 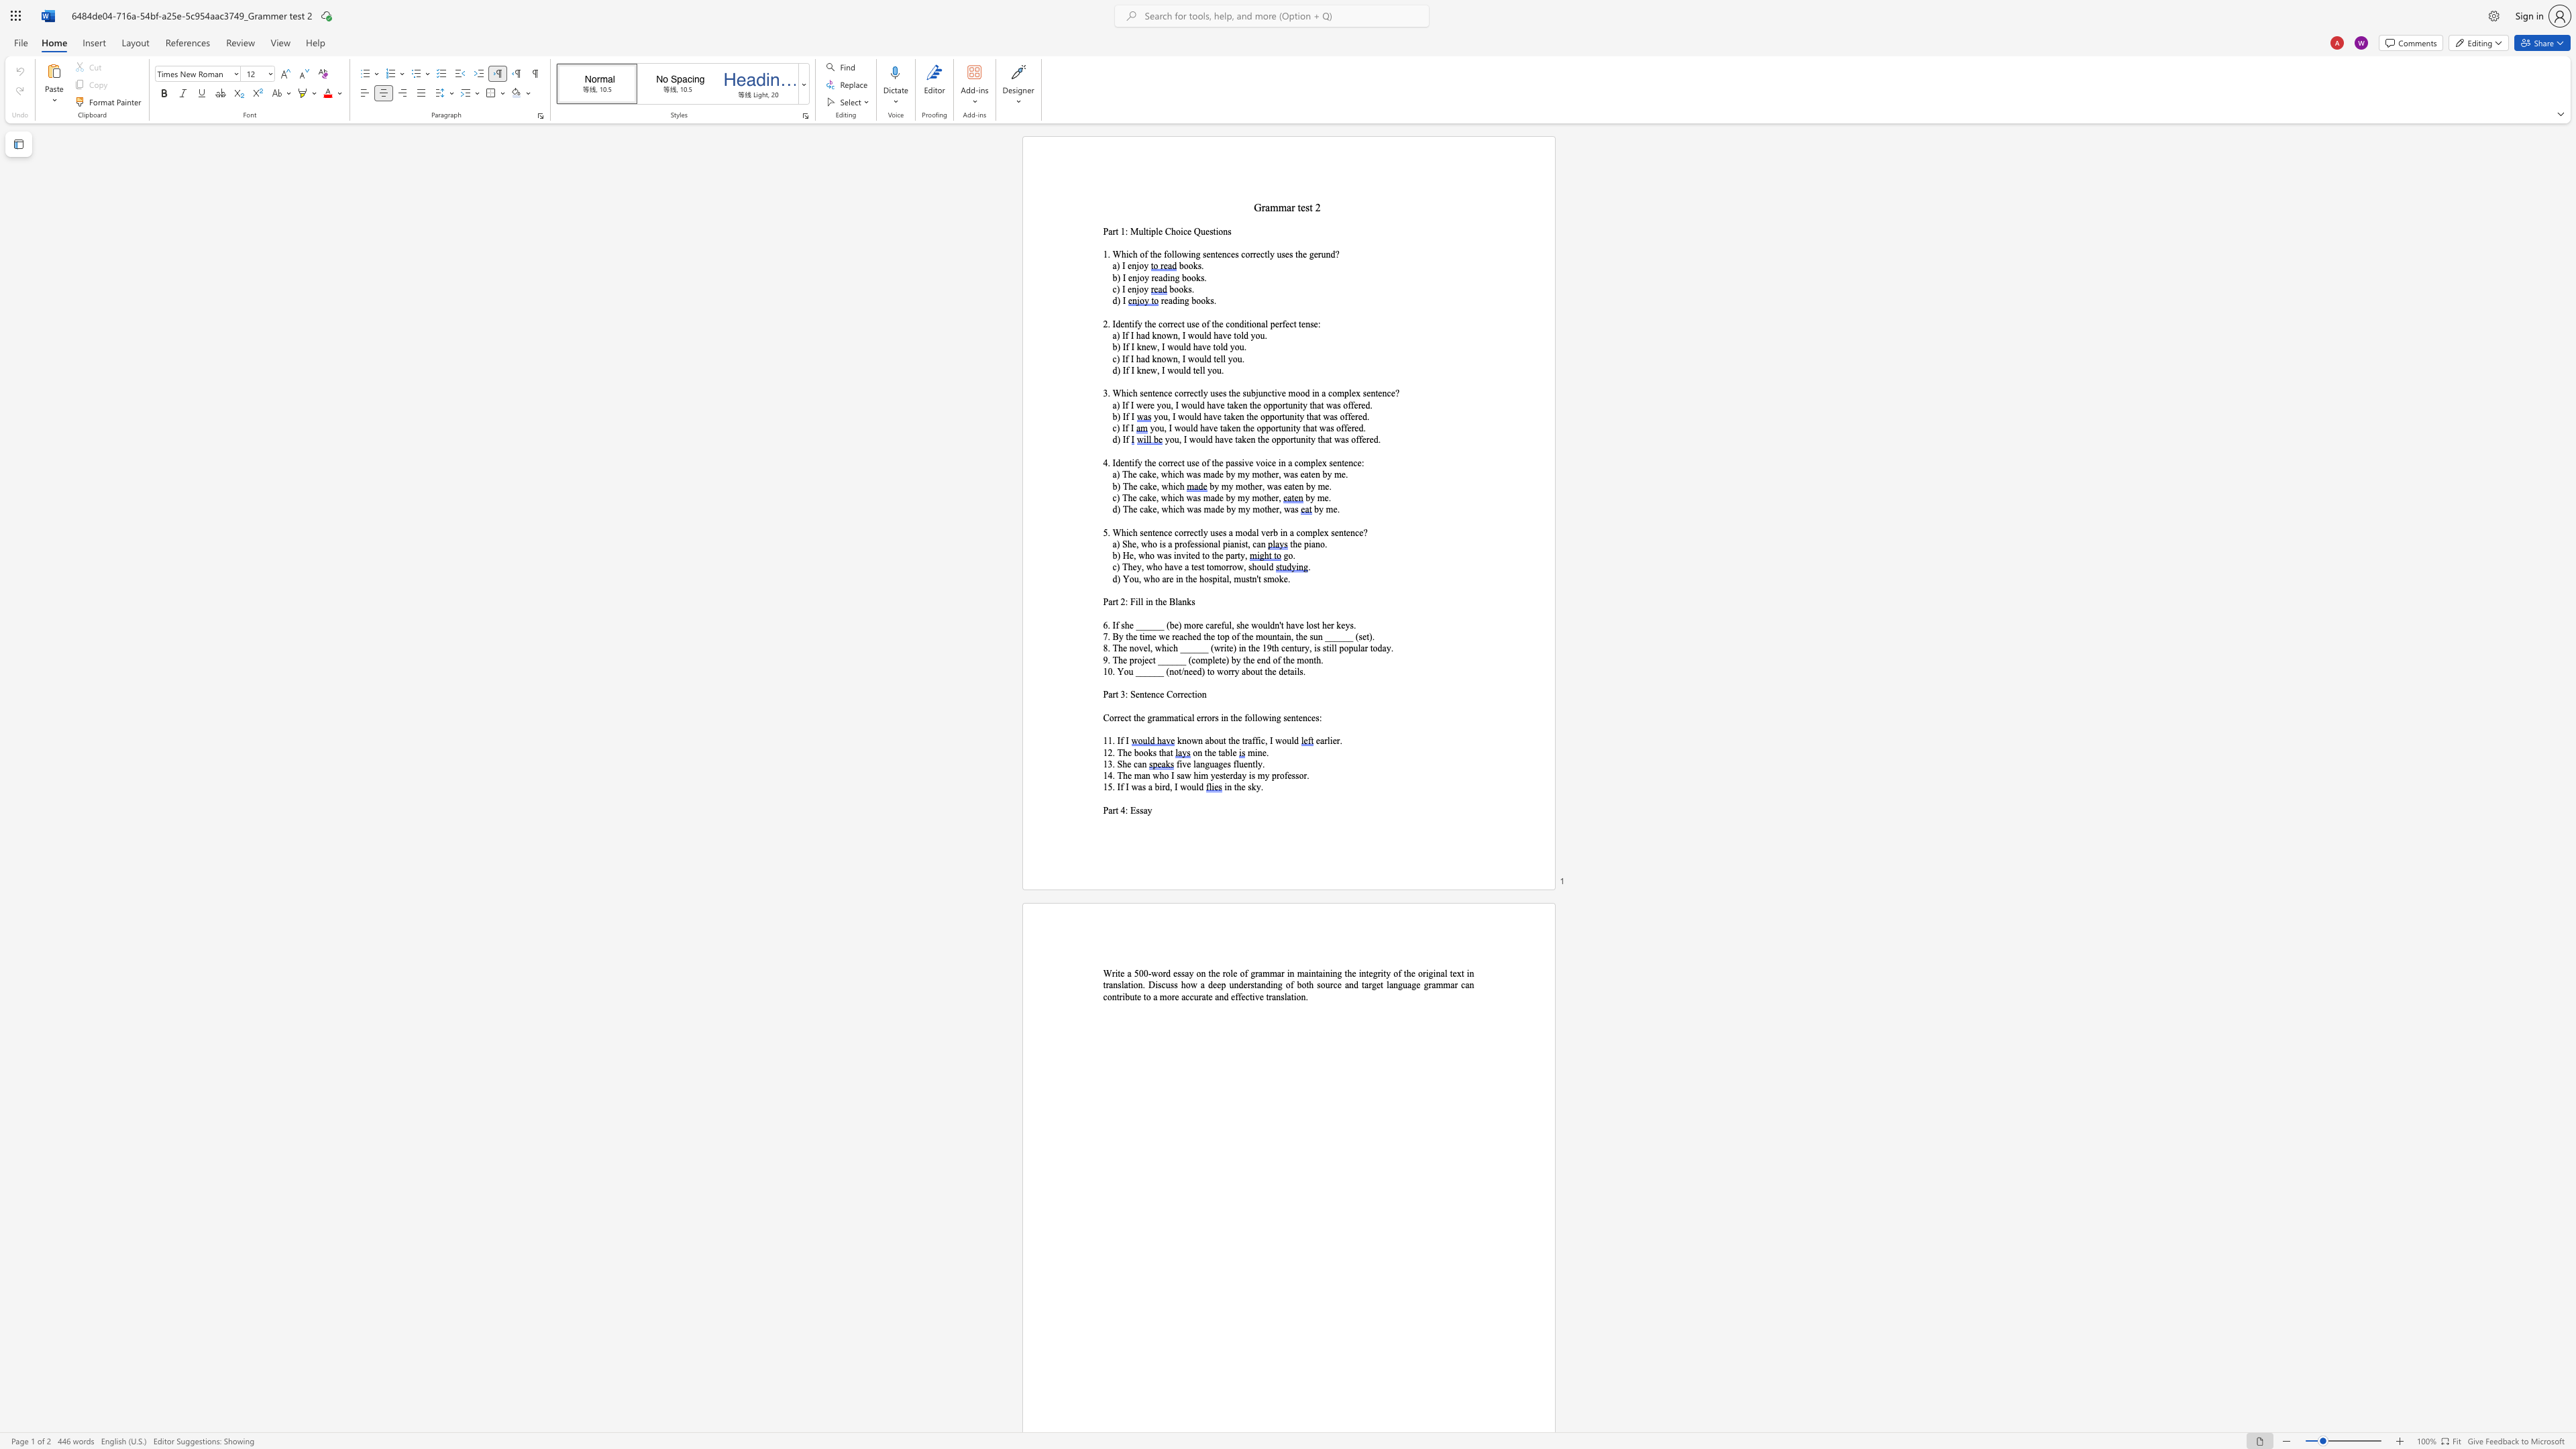 What do you see at coordinates (1256, 775) in the screenshot?
I see `the subset text "my professor" within the text "14. The man who I saw him yesterday is my professor."` at bounding box center [1256, 775].